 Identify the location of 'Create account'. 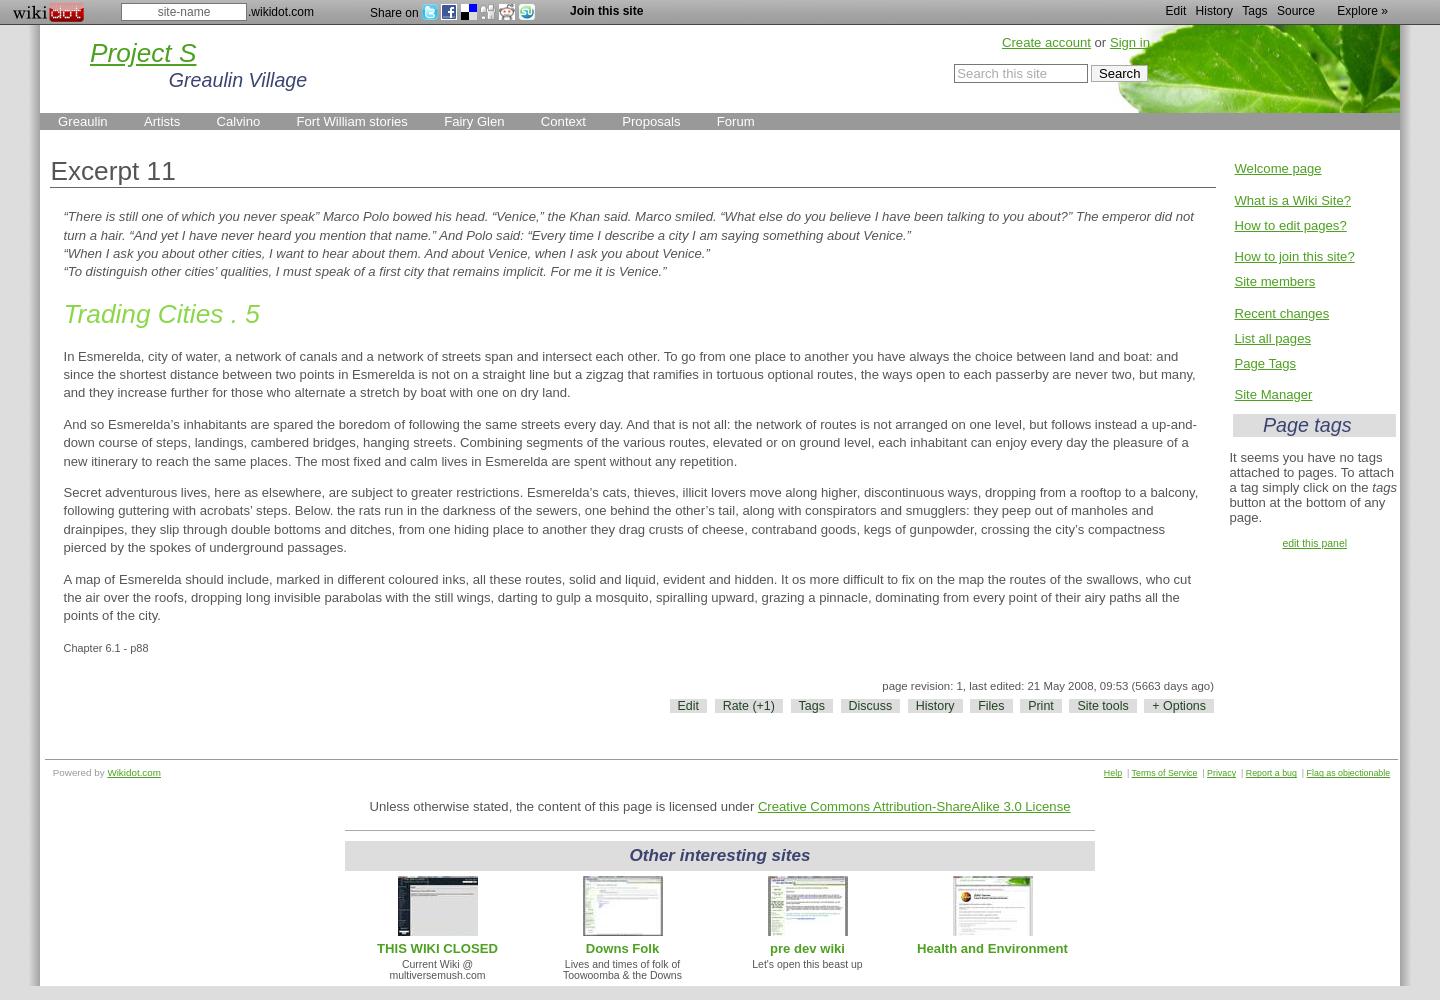
(1046, 42).